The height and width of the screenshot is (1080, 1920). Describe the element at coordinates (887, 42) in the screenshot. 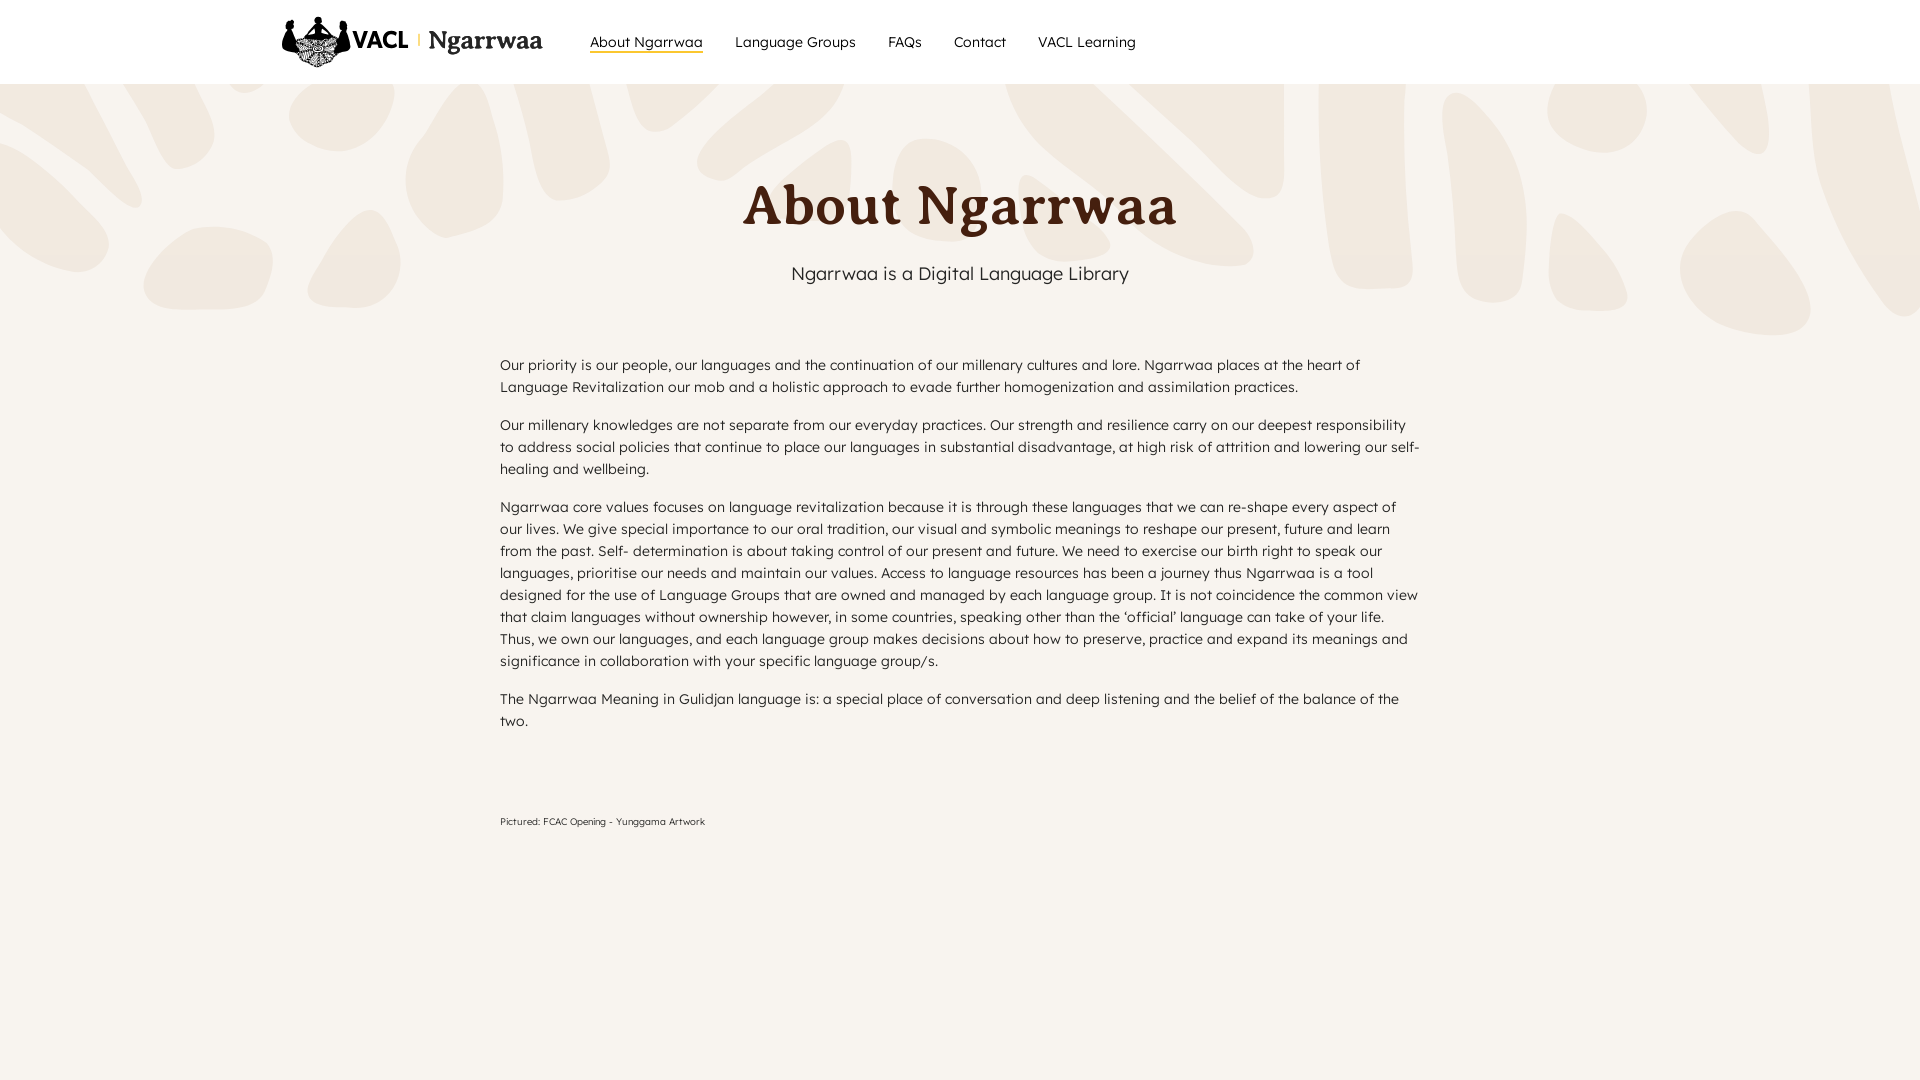

I see `'FAQs'` at that location.